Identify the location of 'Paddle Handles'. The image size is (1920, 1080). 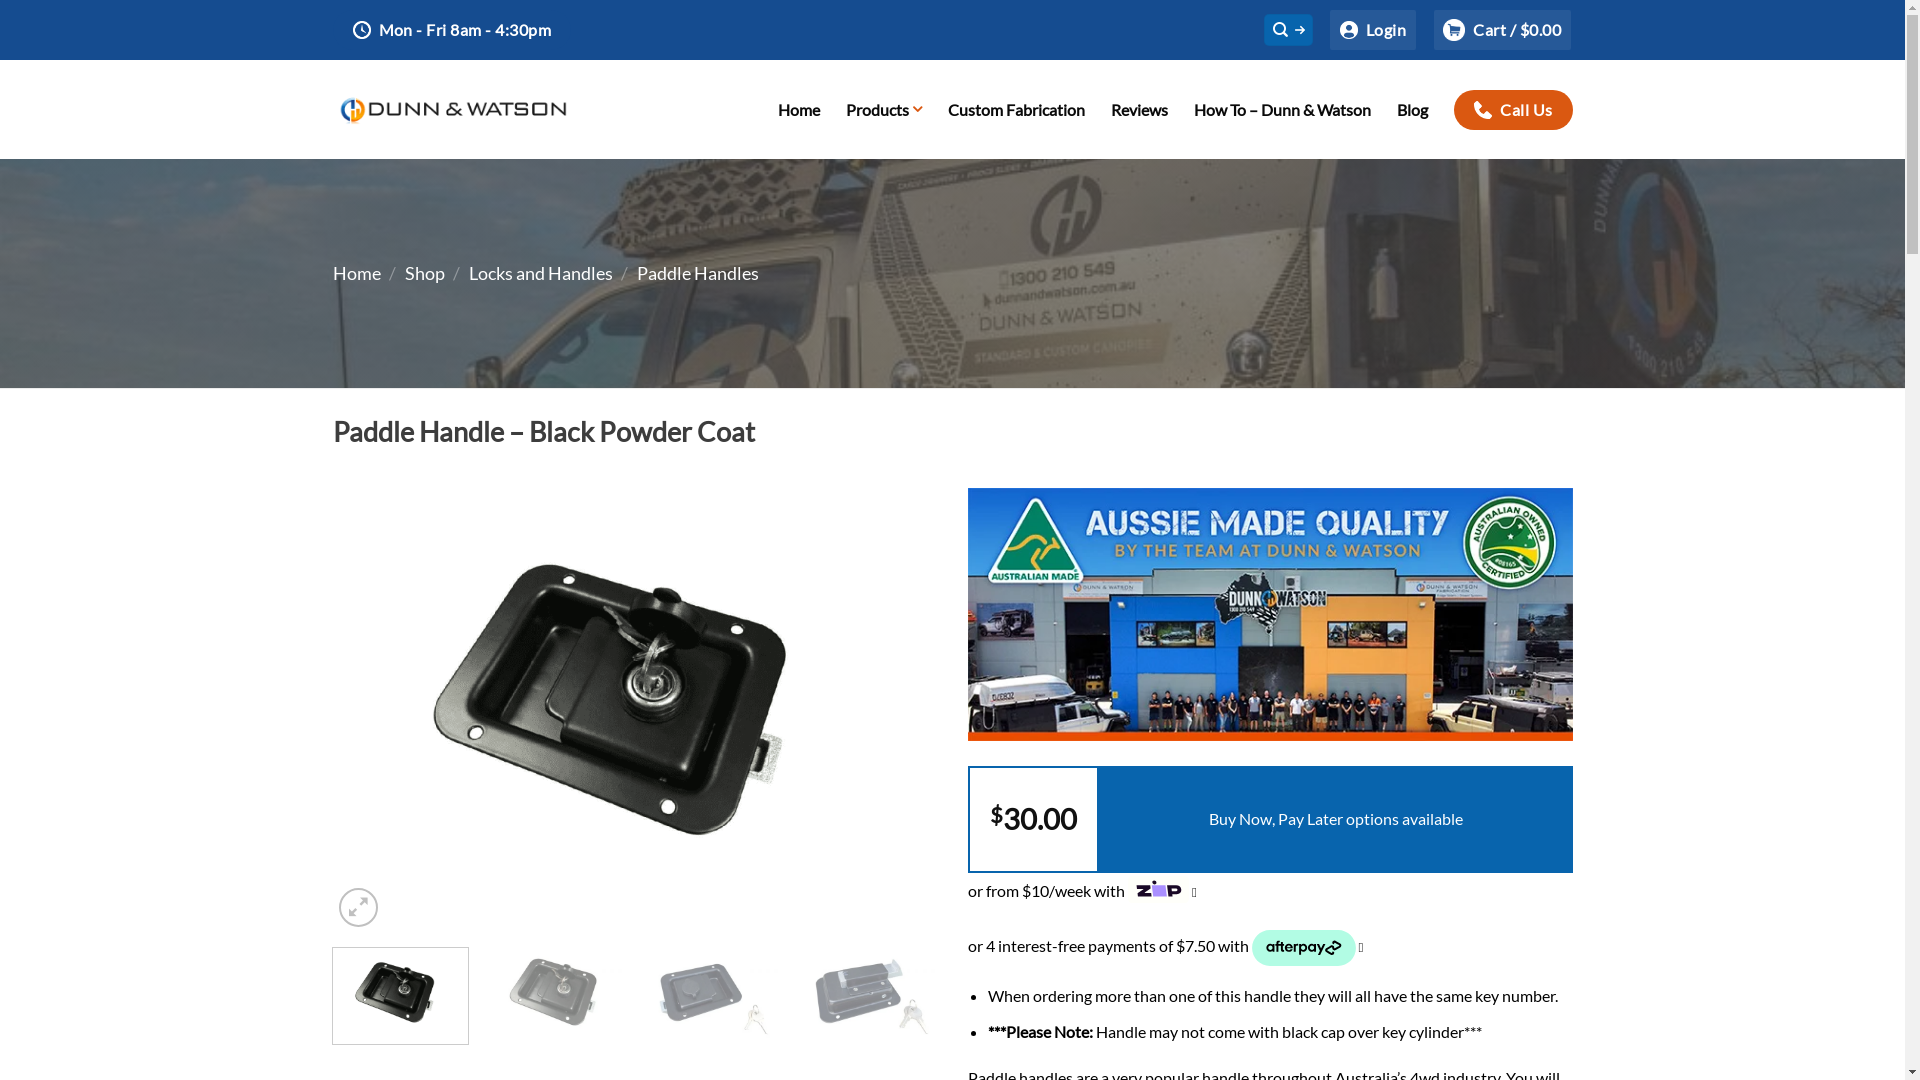
(697, 273).